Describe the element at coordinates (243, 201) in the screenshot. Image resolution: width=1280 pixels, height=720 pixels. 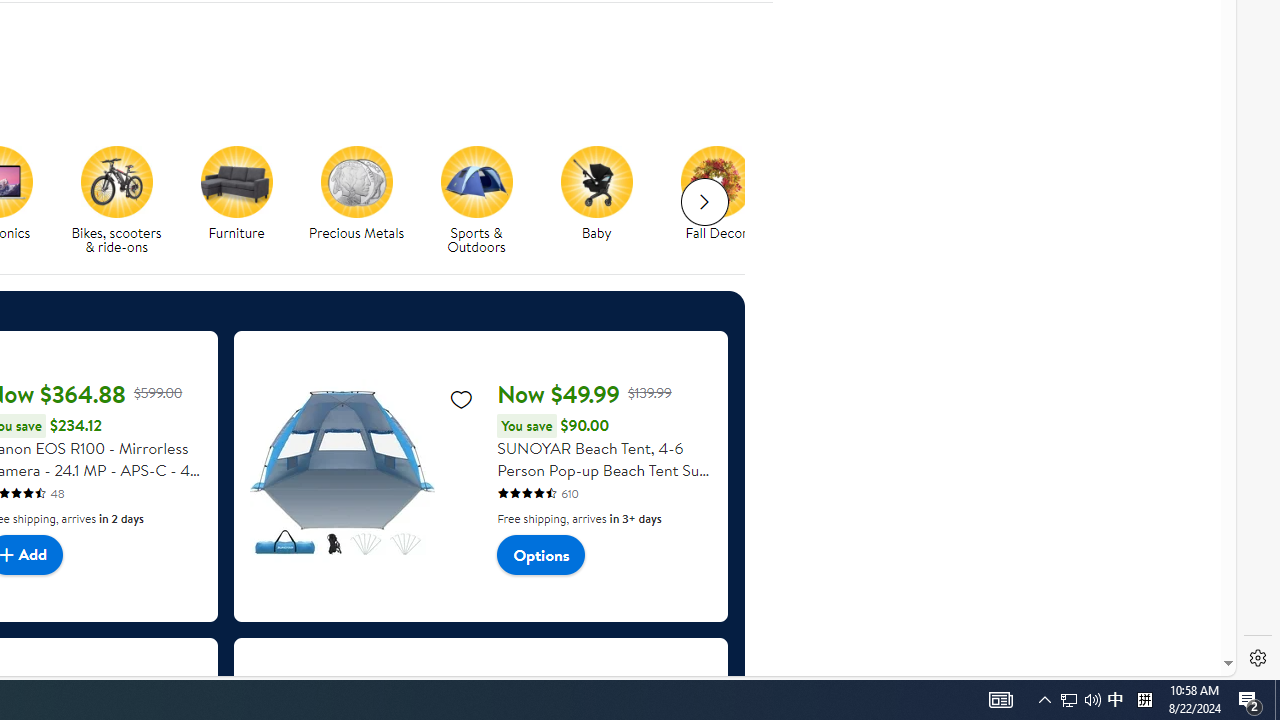
I see `'Furniture'` at that location.